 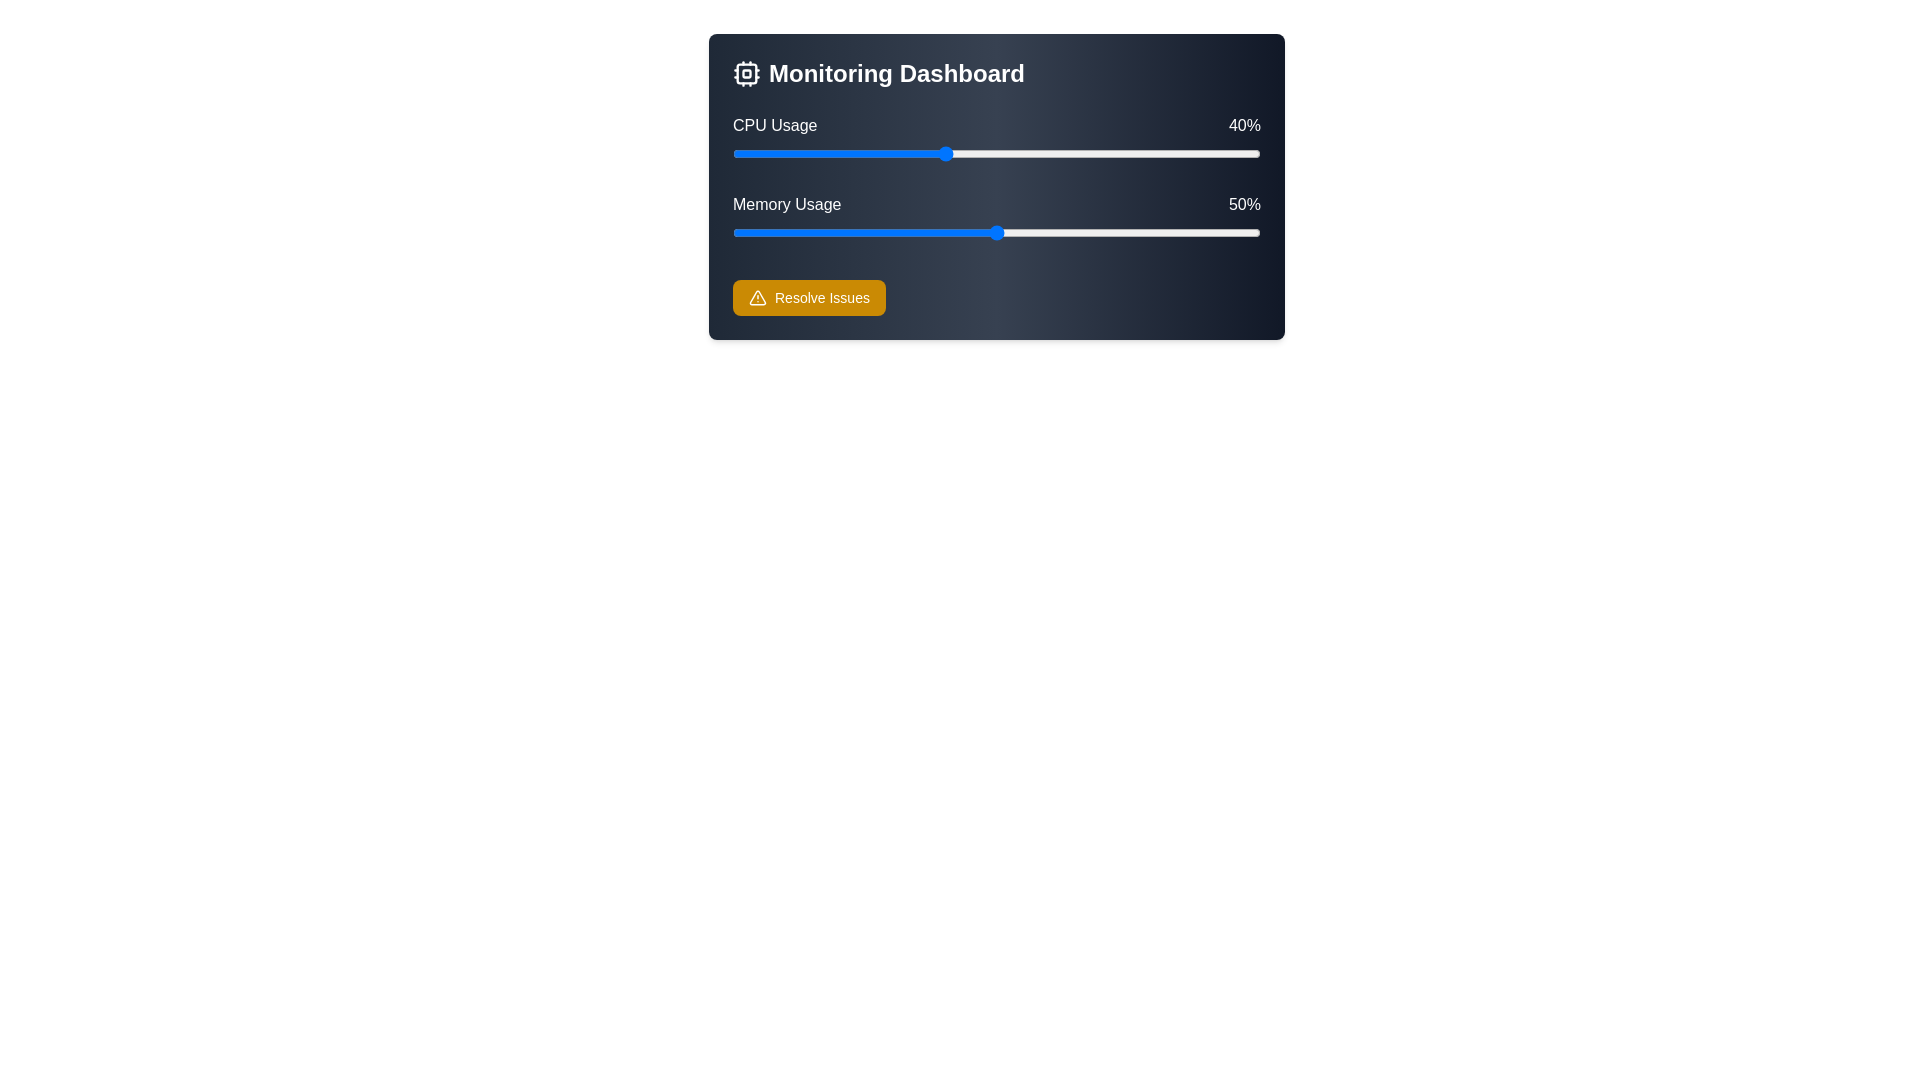 I want to click on the Range slider for 'Memory Usage', which is located beneath the label 'Memory Usage' and adjacent to the percentage label '50%', so click(x=997, y=231).